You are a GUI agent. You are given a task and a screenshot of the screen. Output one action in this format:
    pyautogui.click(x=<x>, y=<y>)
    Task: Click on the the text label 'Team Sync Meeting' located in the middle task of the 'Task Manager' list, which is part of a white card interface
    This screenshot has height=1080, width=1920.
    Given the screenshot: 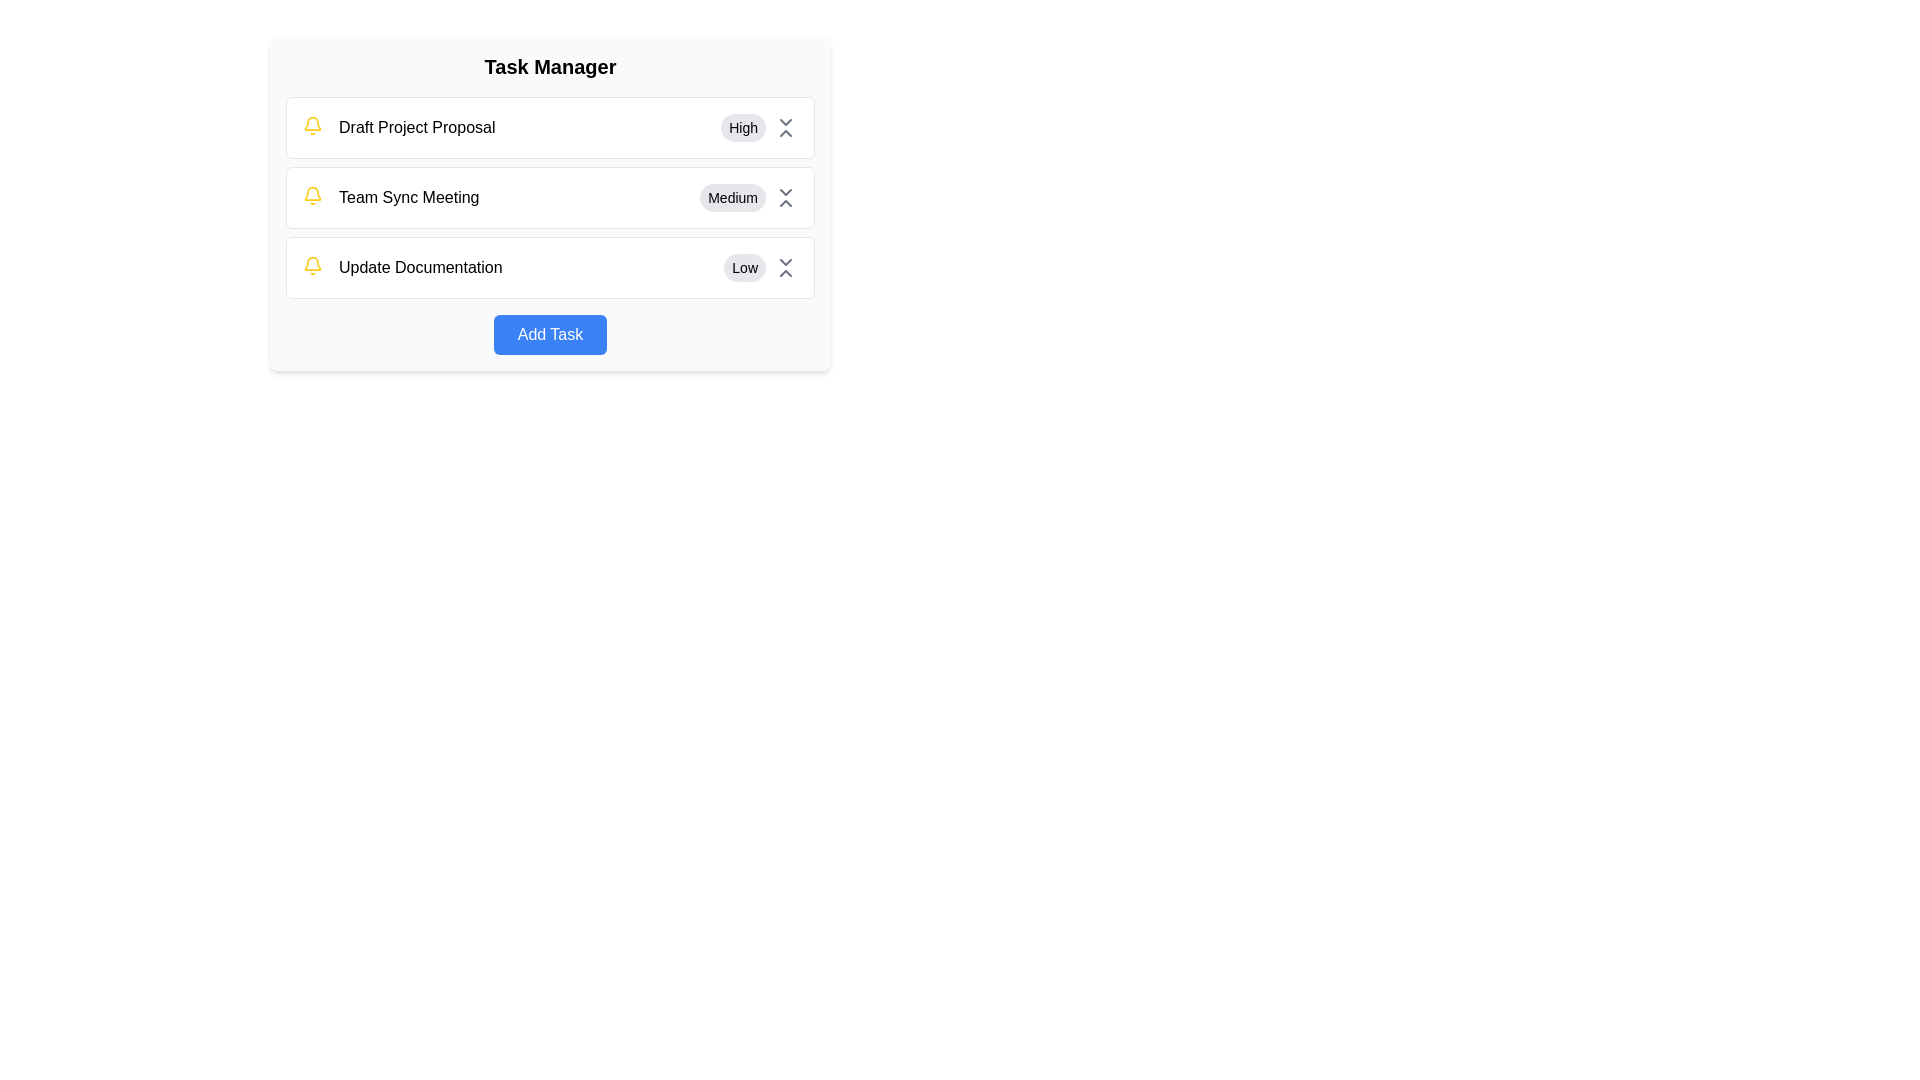 What is the action you would take?
    pyautogui.click(x=408, y=197)
    